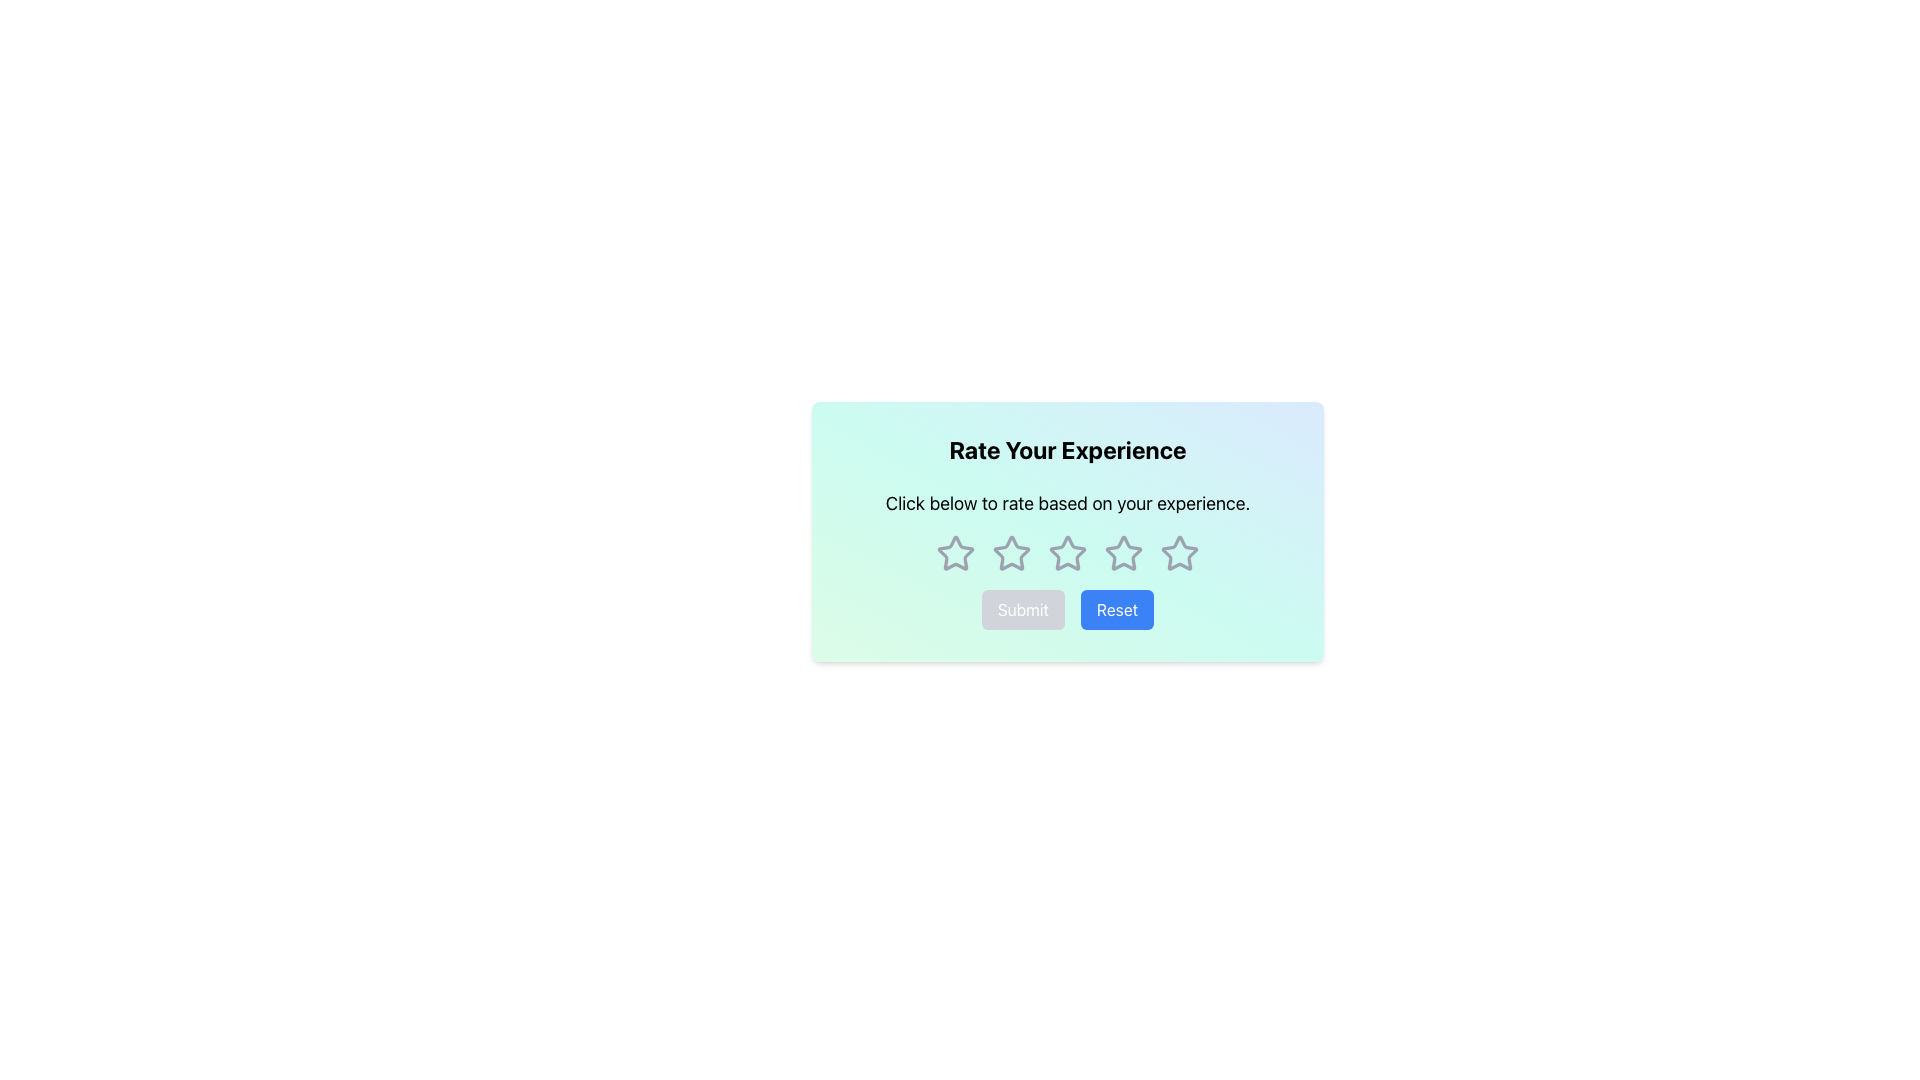 The height and width of the screenshot is (1080, 1920). Describe the element at coordinates (1067, 553) in the screenshot. I see `the third star icon with a light gray outline` at that location.